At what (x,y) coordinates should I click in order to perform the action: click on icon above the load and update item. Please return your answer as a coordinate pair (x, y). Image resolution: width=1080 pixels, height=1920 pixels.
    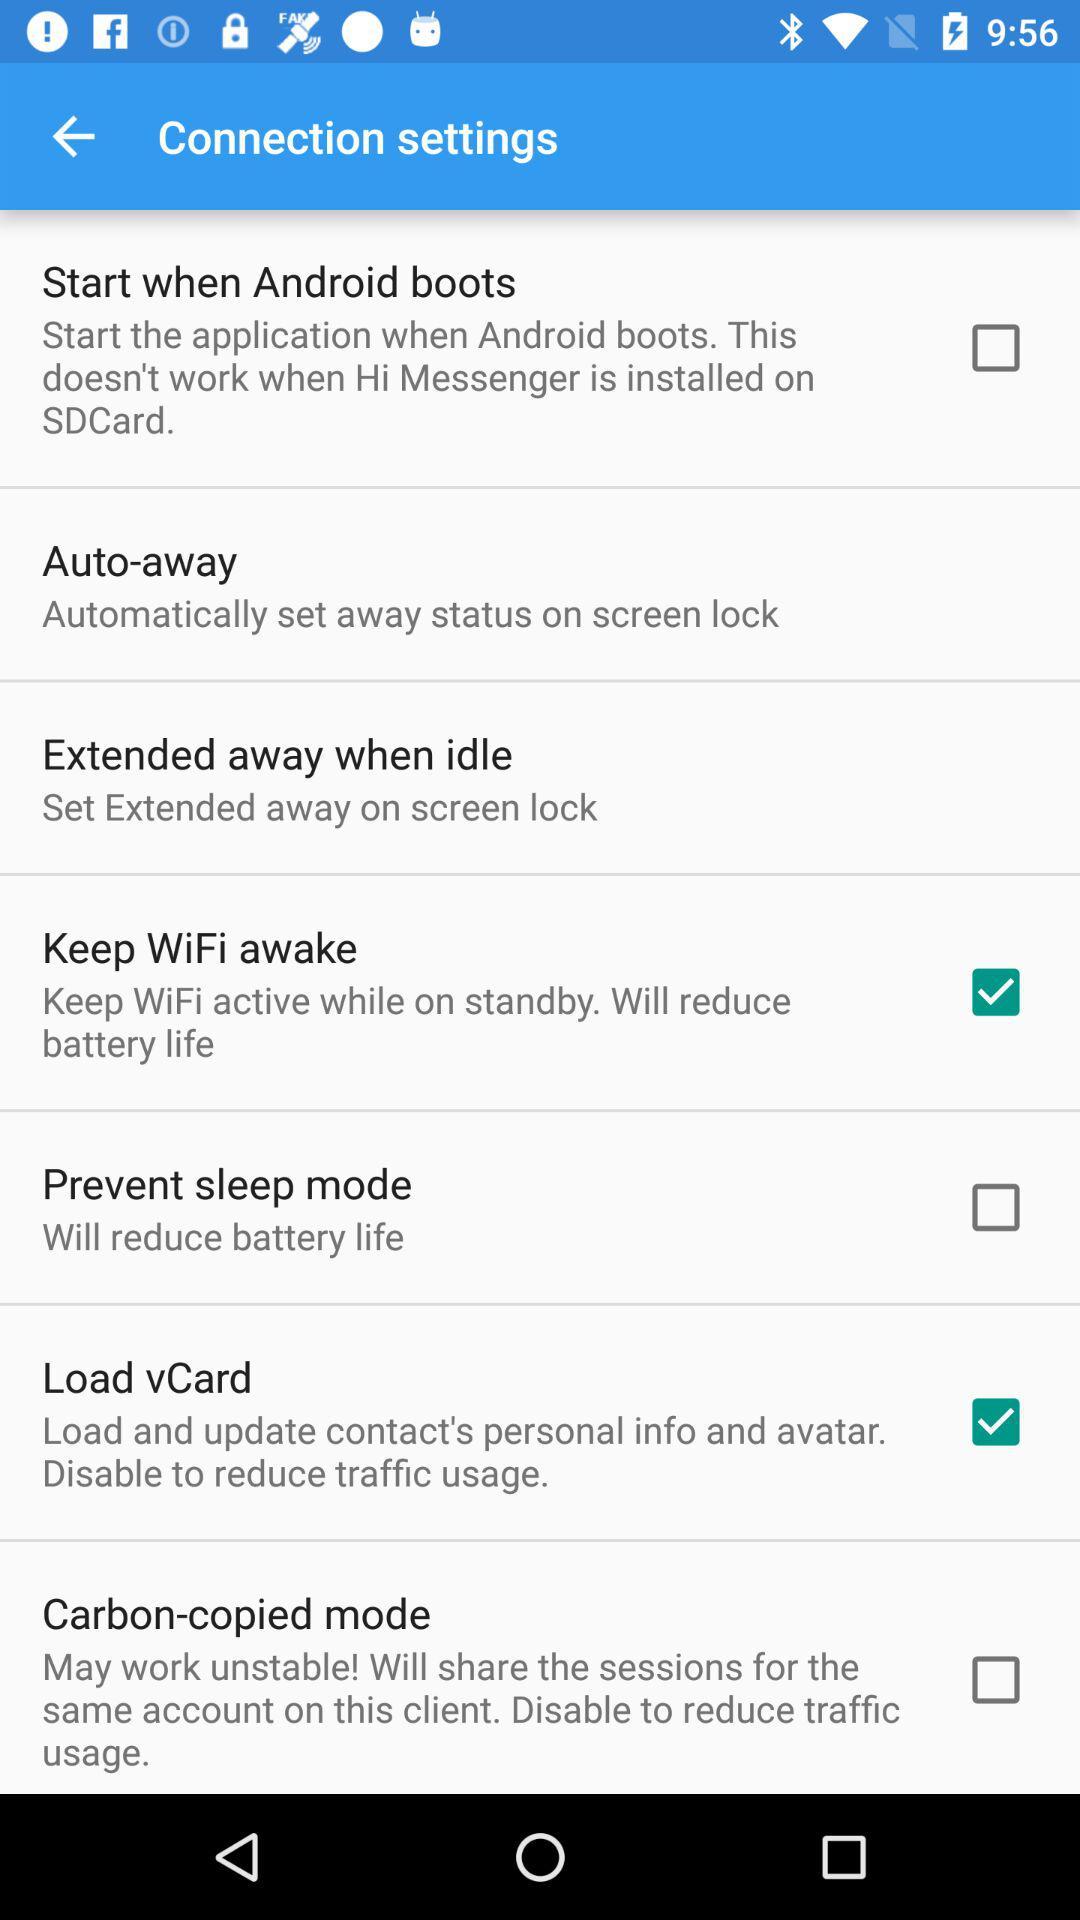
    Looking at the image, I should click on (146, 1375).